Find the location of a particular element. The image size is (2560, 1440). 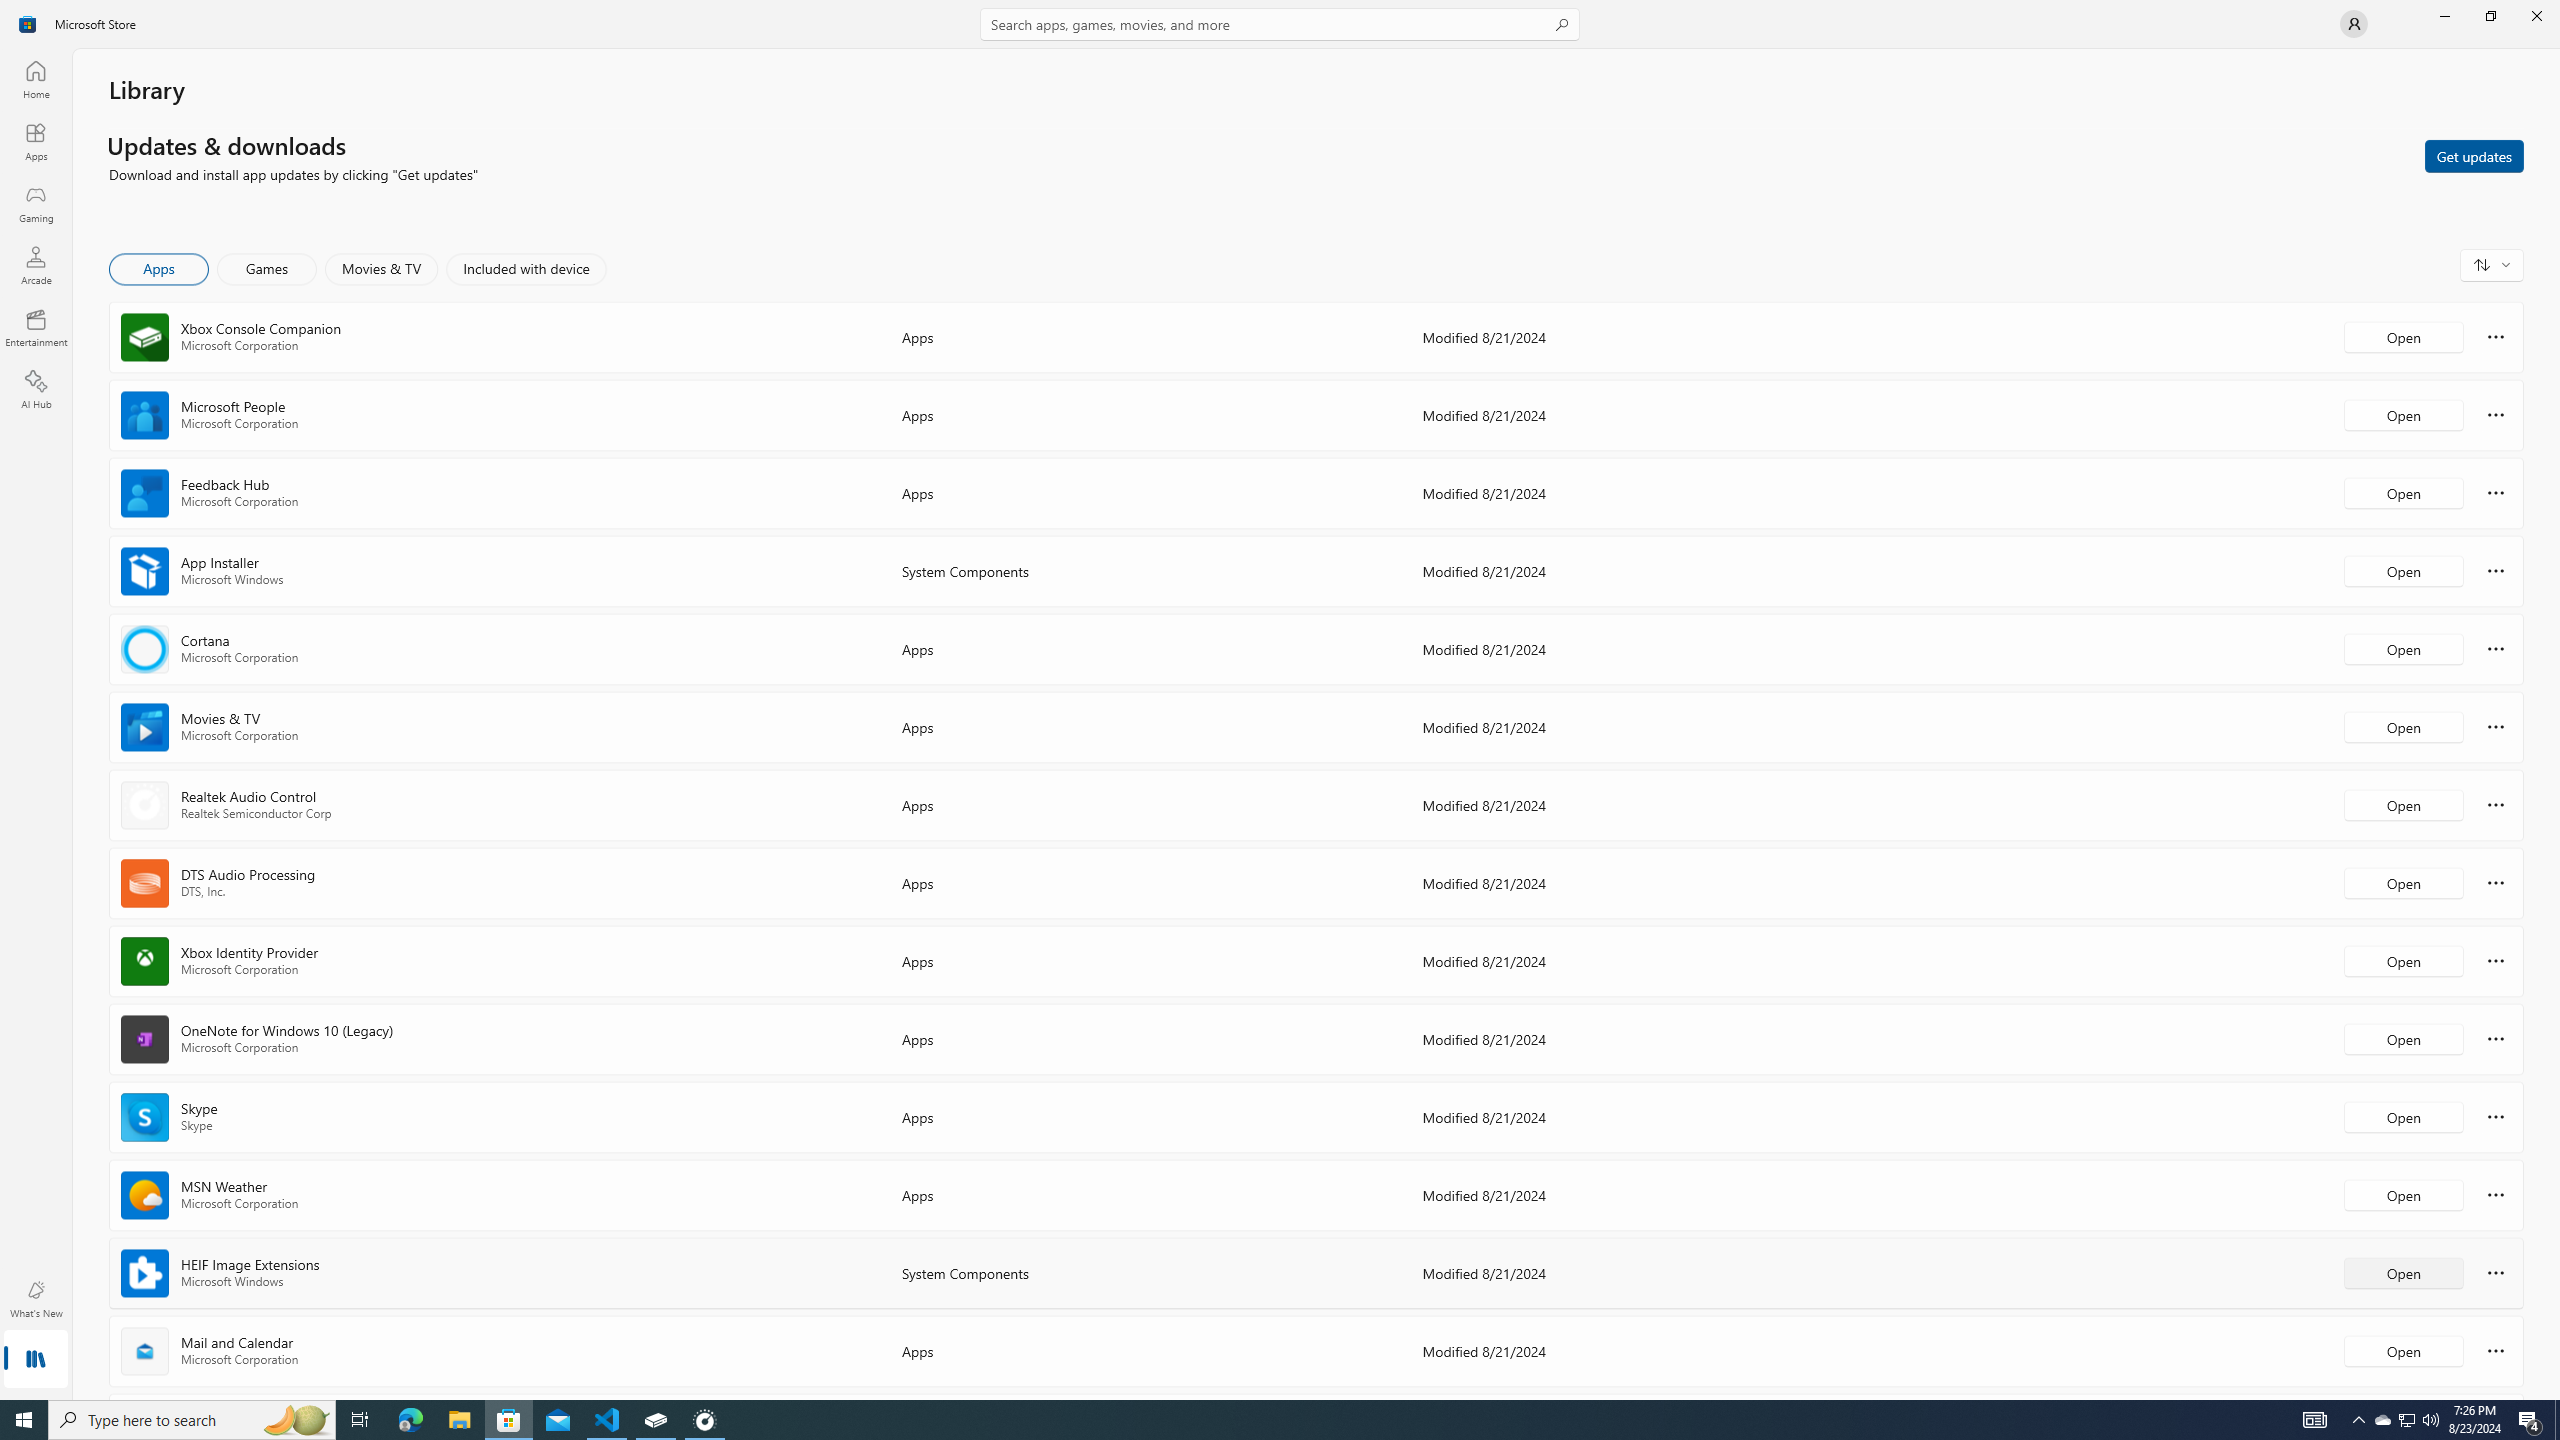

'What' is located at coordinates (34, 1298).